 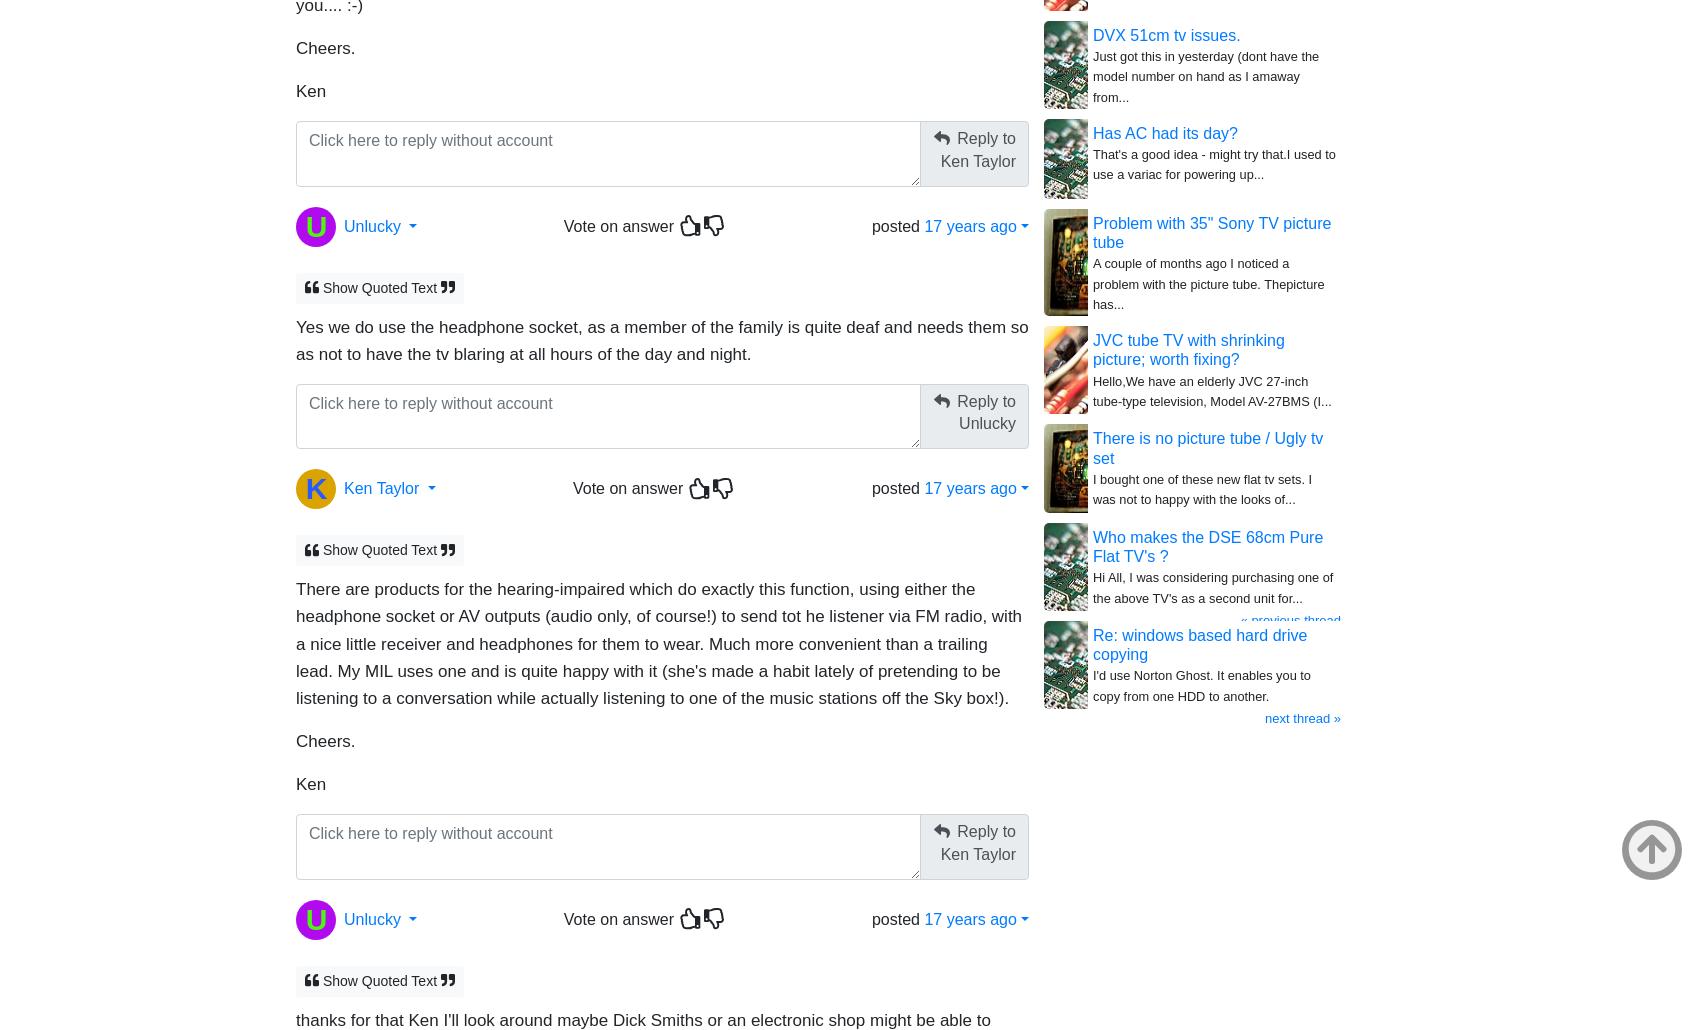 What do you see at coordinates (1208, 282) in the screenshot?
I see `'A couple of months ago I noticed a problem with the picture tube. Thepicture has...'` at bounding box center [1208, 282].